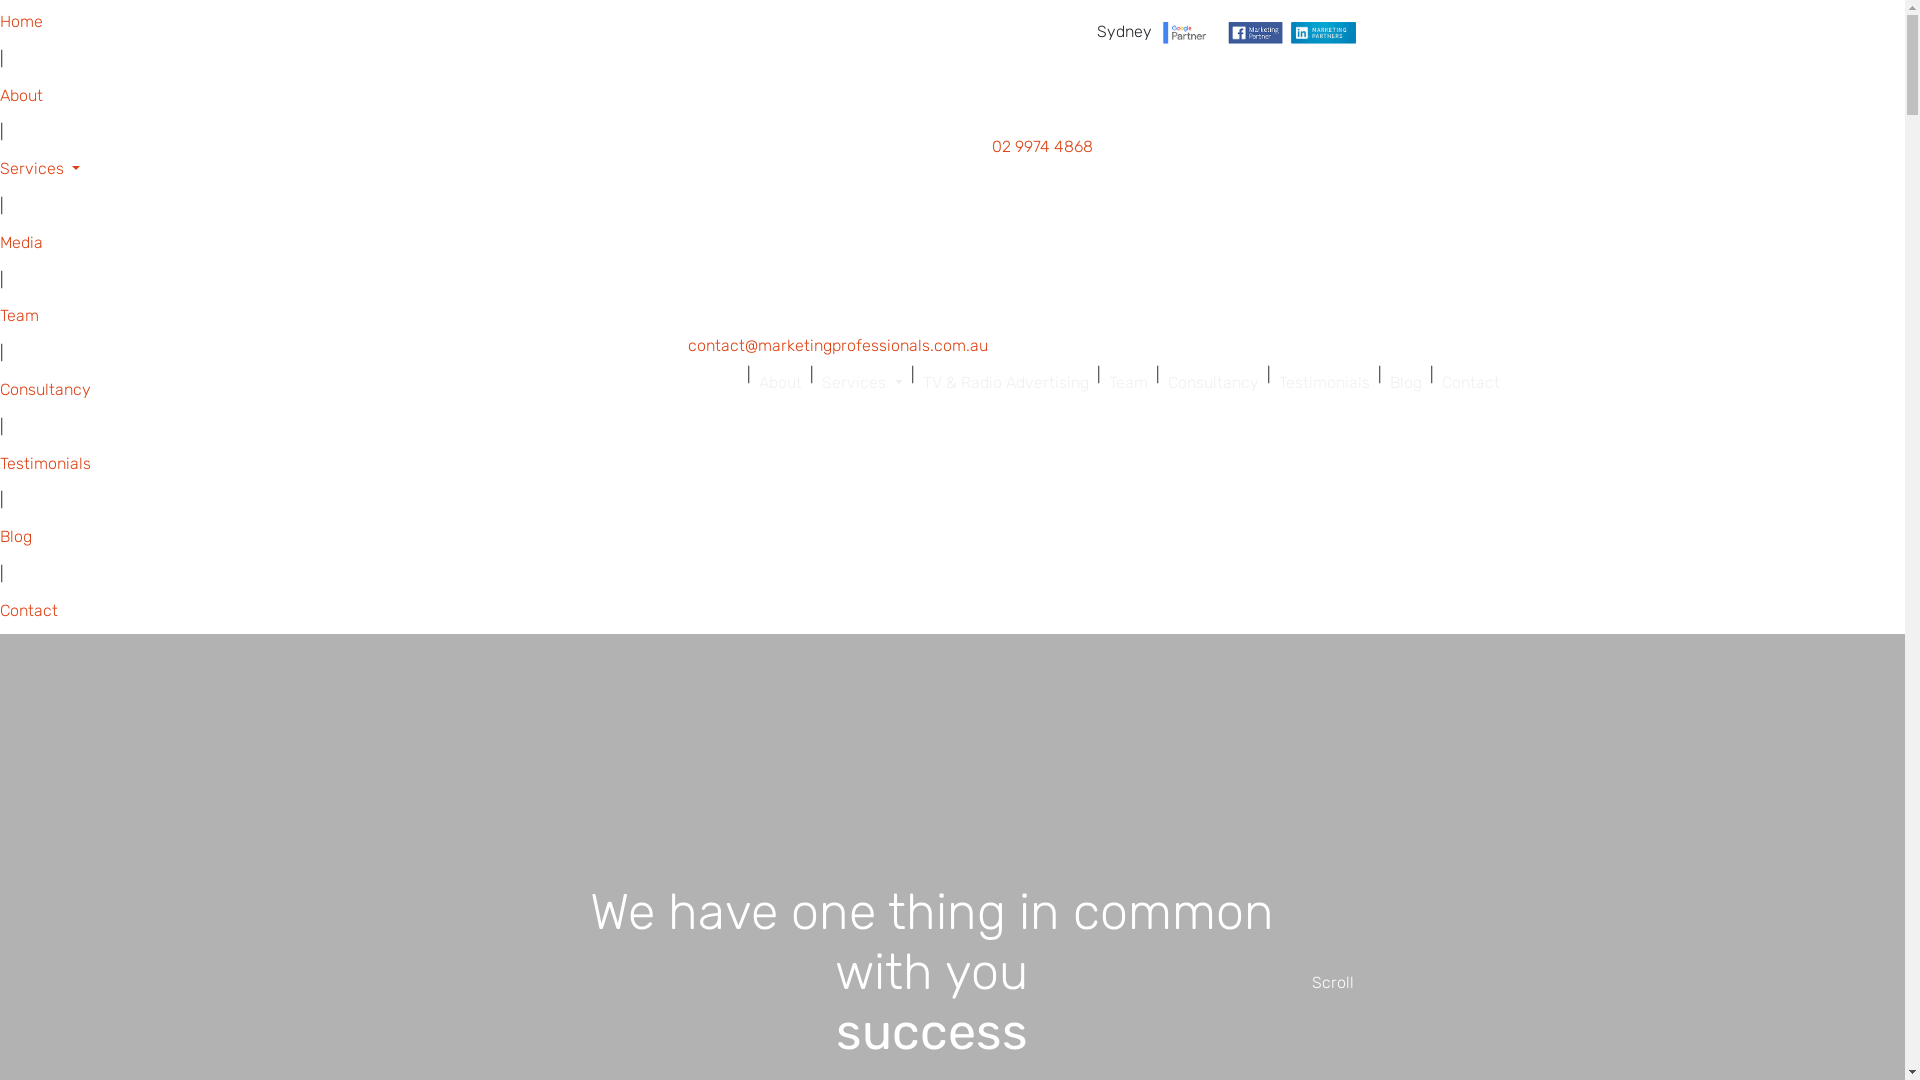 The image size is (1920, 1080). What do you see at coordinates (749, 383) in the screenshot?
I see `'About'` at bounding box center [749, 383].